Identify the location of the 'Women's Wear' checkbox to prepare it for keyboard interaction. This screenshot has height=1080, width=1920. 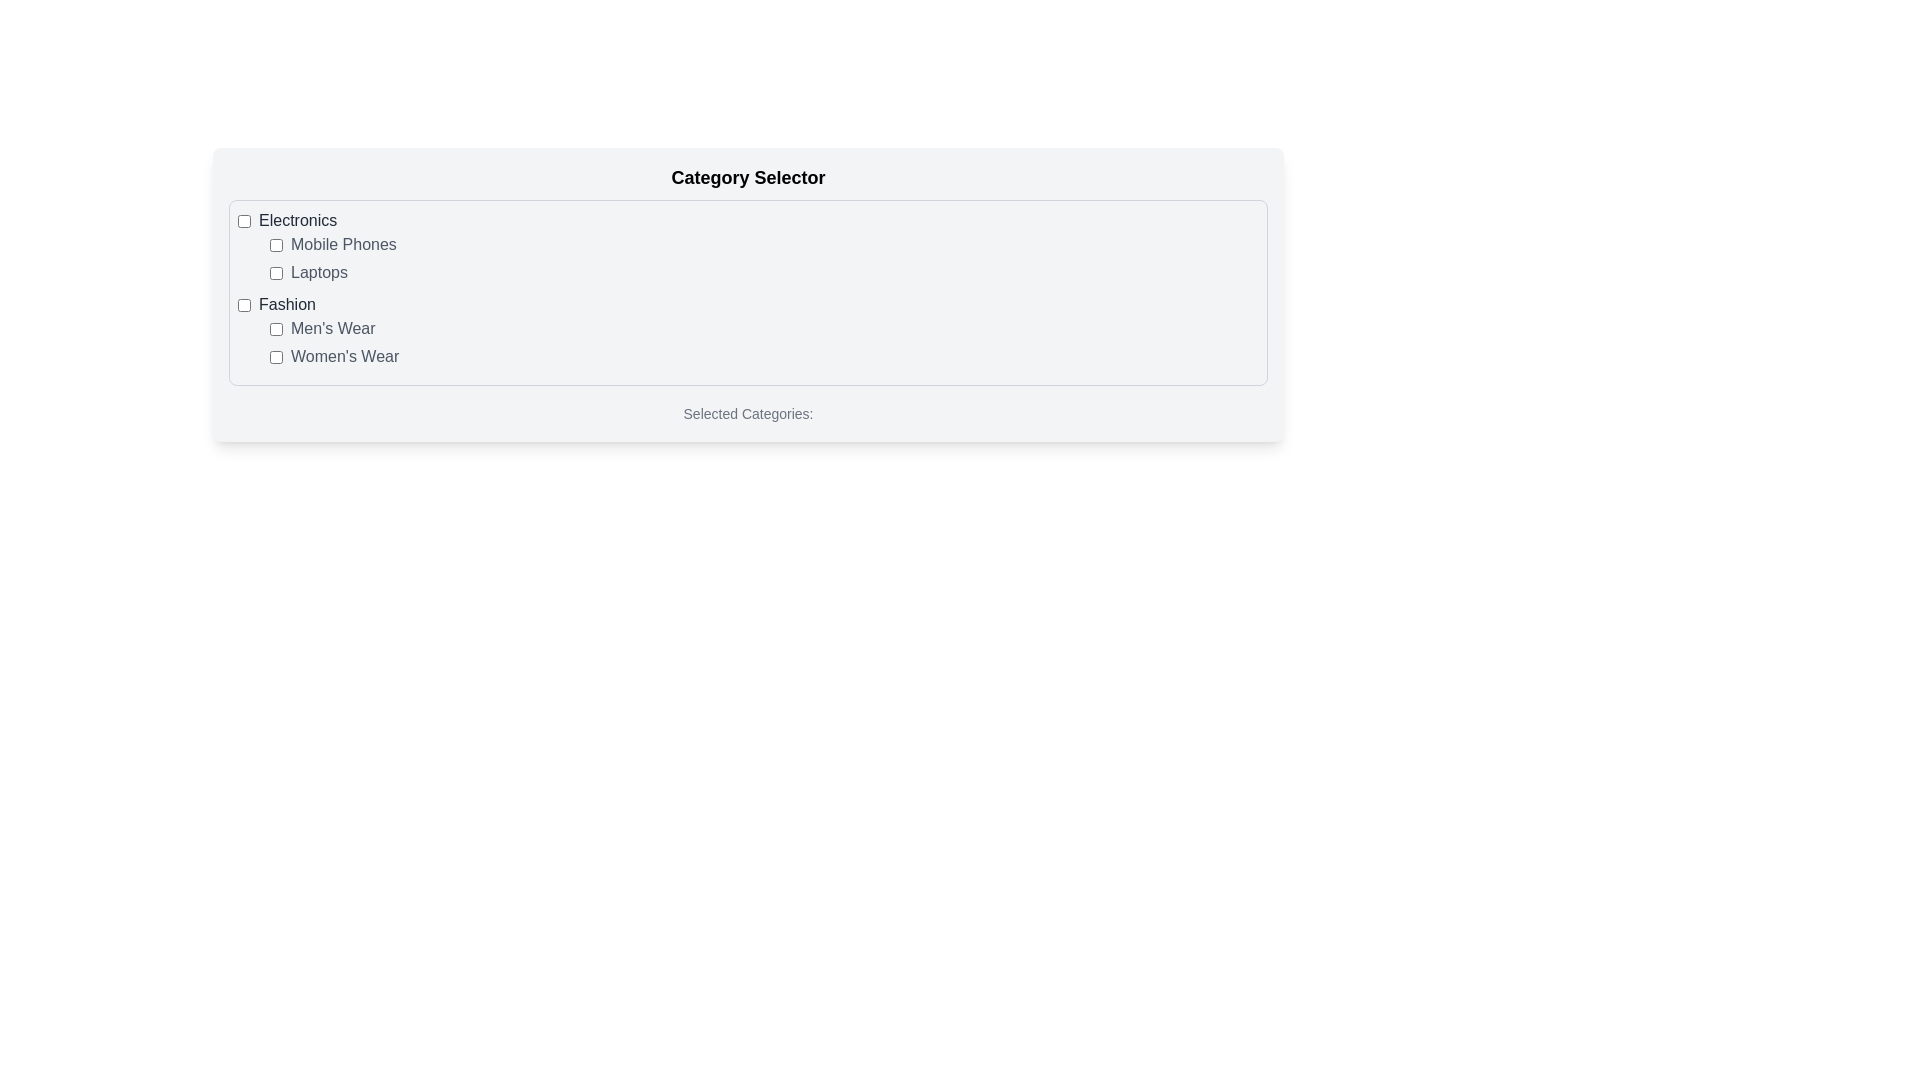
(275, 356).